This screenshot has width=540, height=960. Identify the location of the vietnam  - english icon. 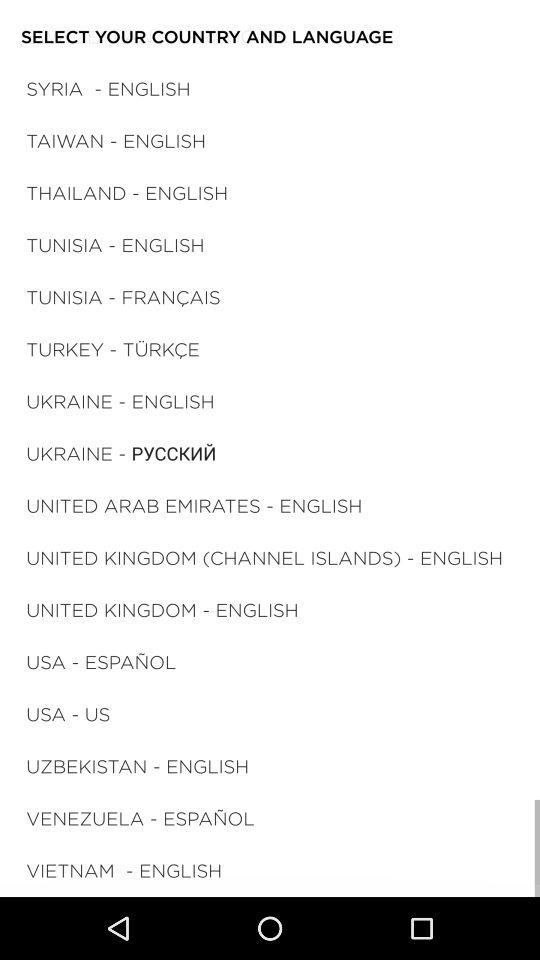
(124, 869).